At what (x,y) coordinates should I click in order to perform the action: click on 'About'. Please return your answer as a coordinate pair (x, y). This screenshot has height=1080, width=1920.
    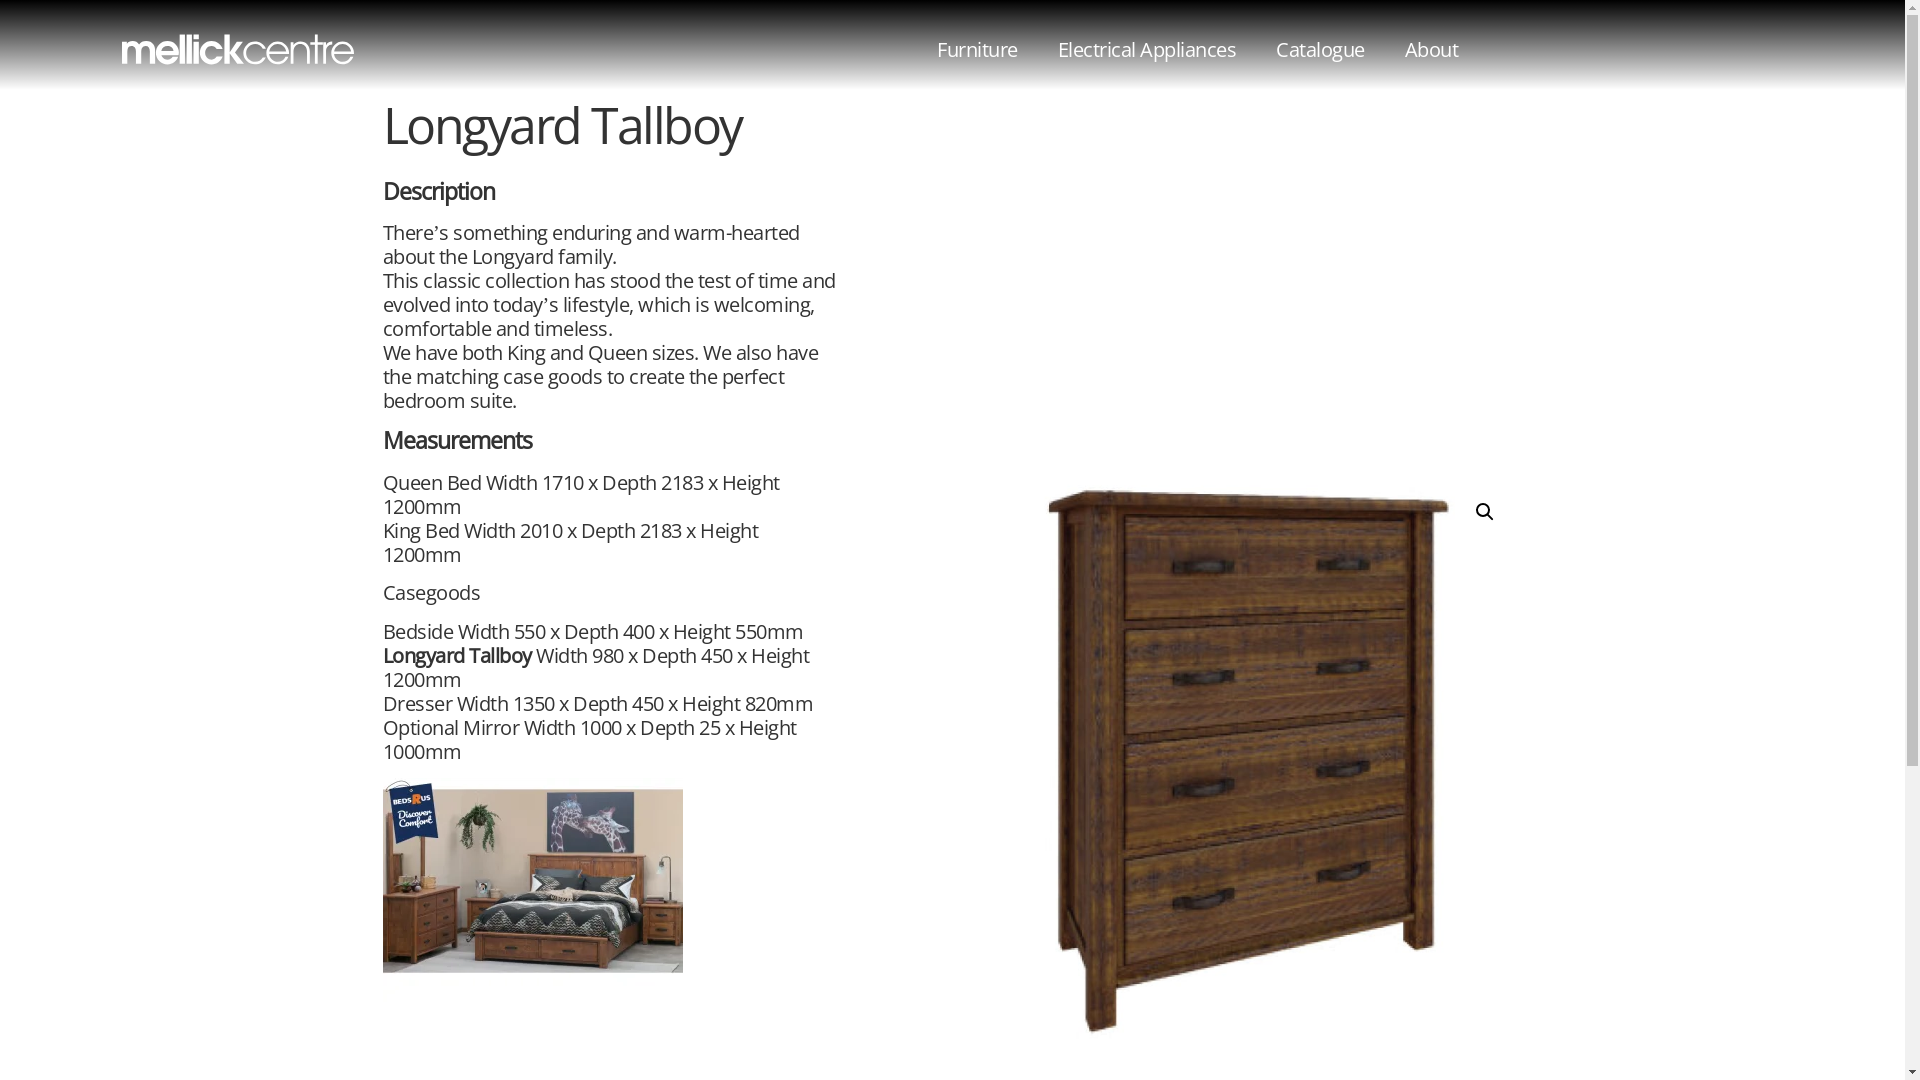
    Looking at the image, I should click on (1384, 49).